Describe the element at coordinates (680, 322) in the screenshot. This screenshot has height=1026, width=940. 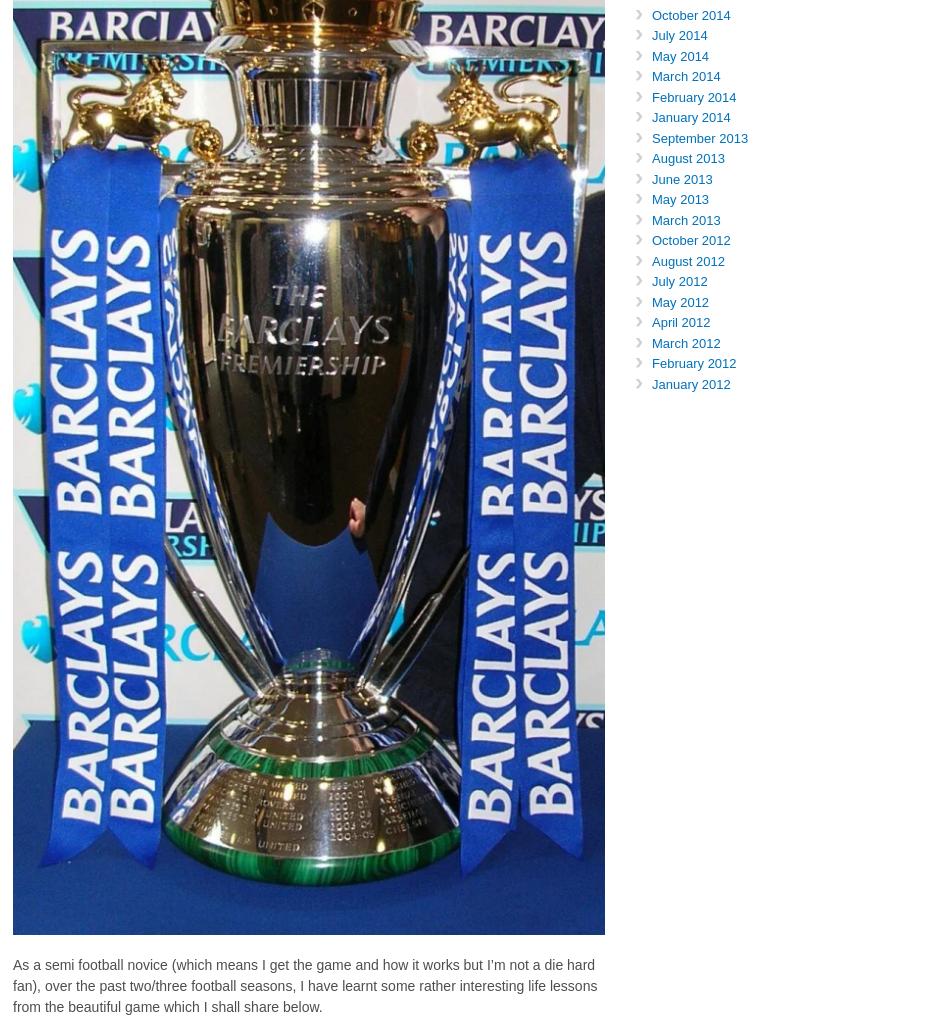
I see `'April 2012'` at that location.